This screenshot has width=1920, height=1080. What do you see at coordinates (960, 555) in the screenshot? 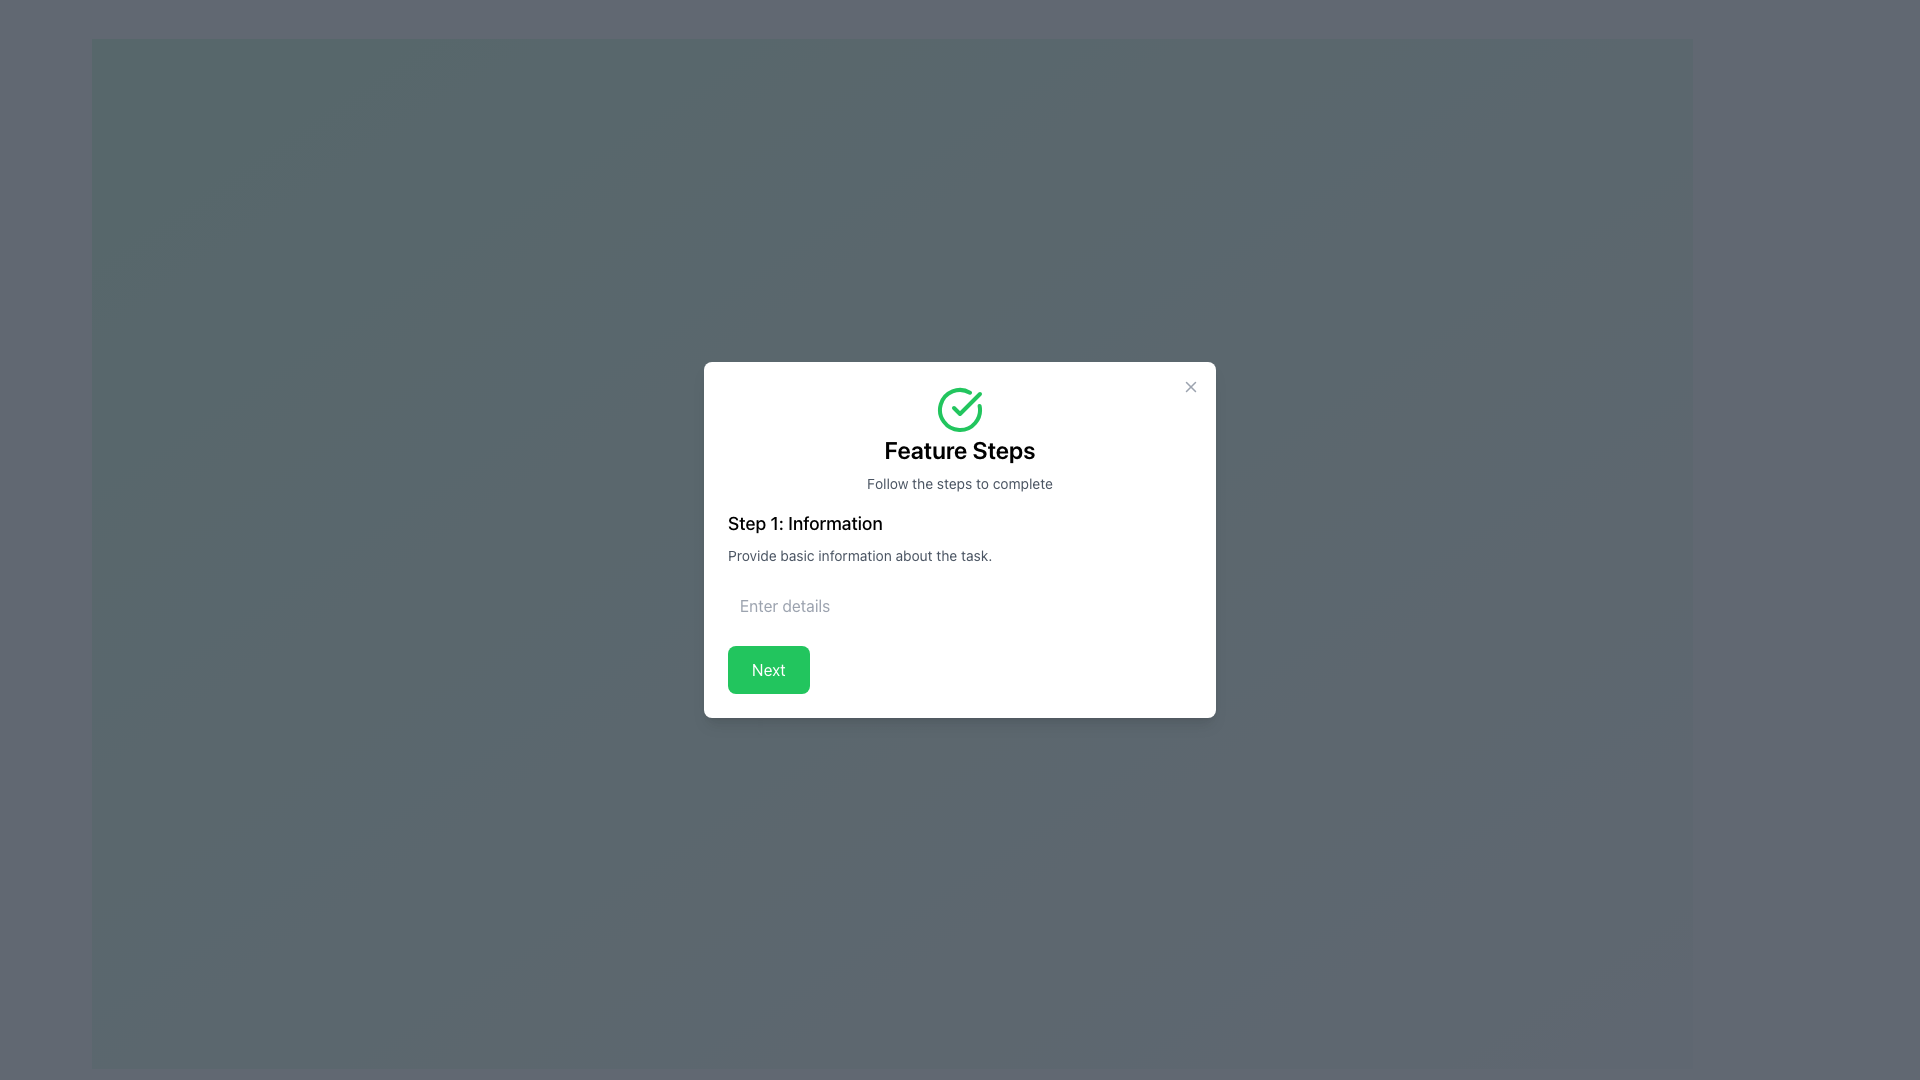
I see `the text label that says 'Provide basic information about the task.' which is located directly beneath the heading 'Step 1: Information'` at bounding box center [960, 555].